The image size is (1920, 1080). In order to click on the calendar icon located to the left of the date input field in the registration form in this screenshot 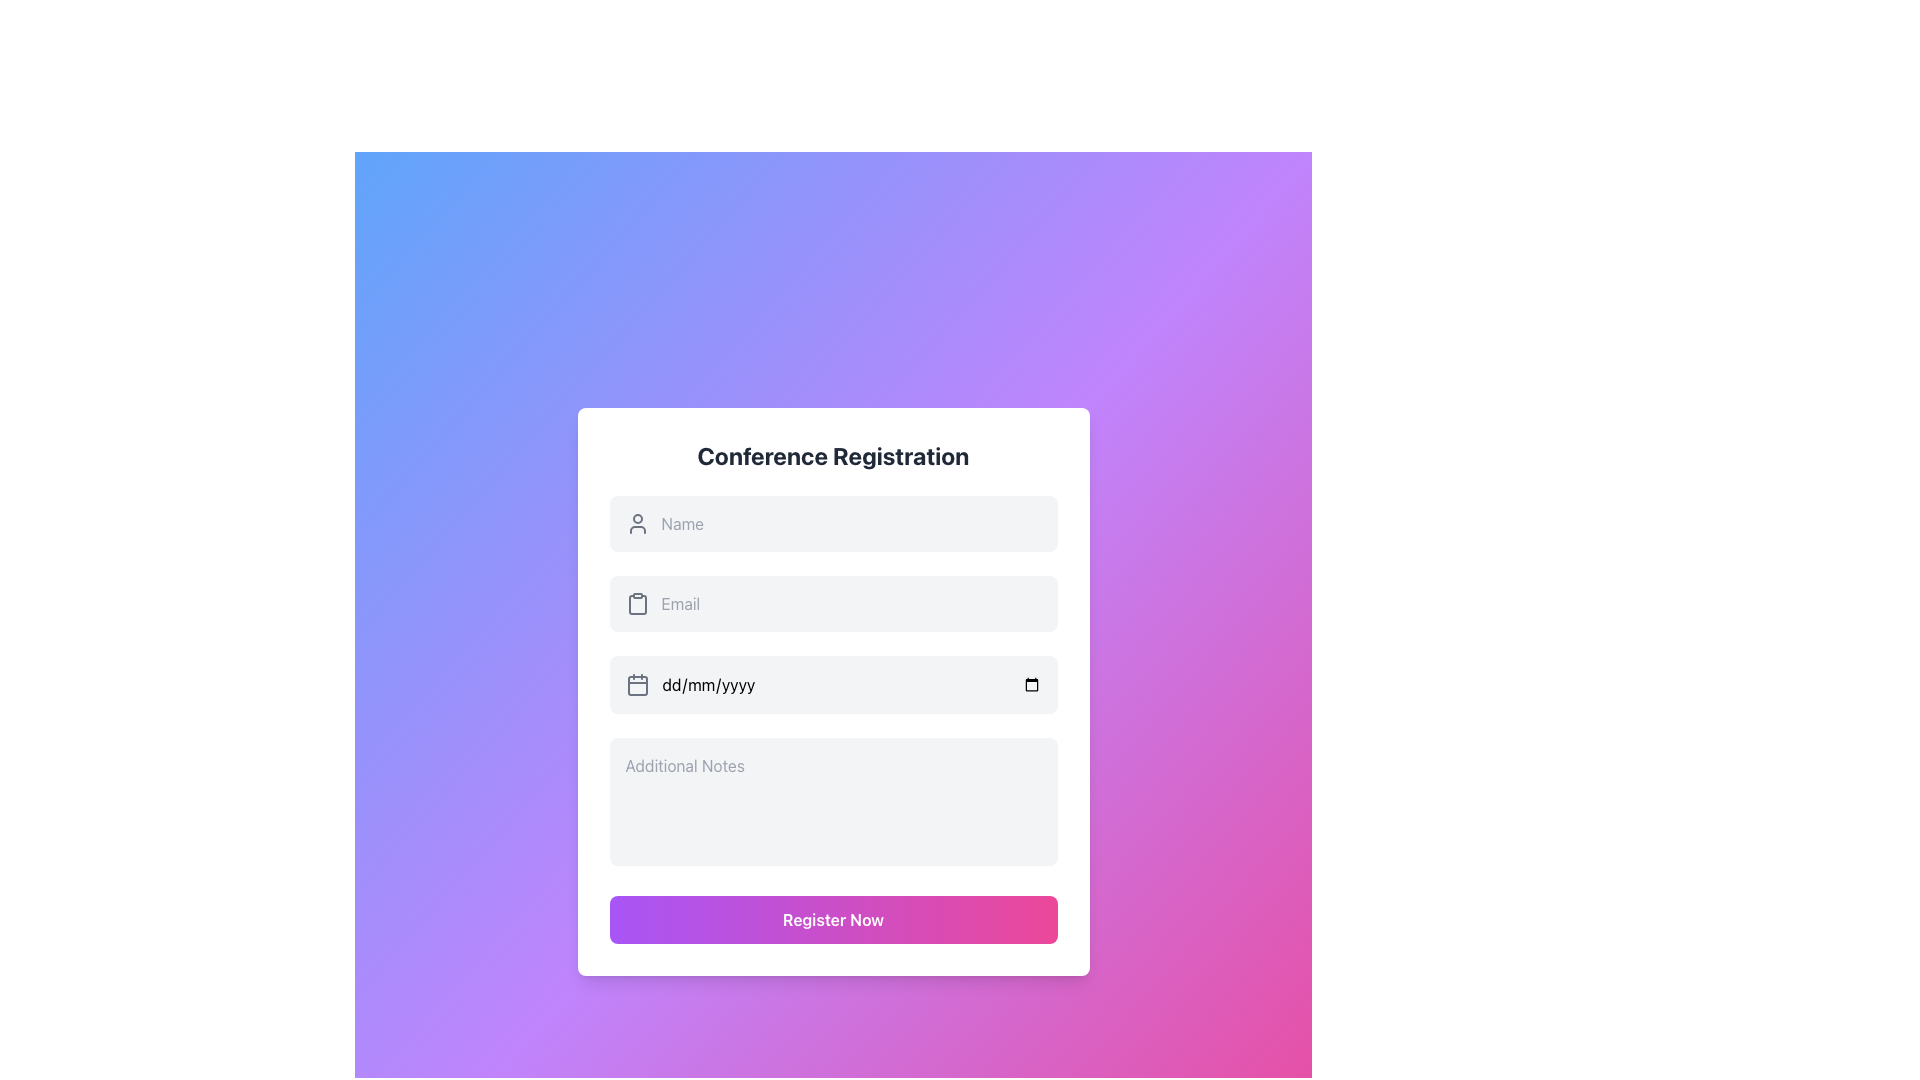, I will do `click(636, 684)`.